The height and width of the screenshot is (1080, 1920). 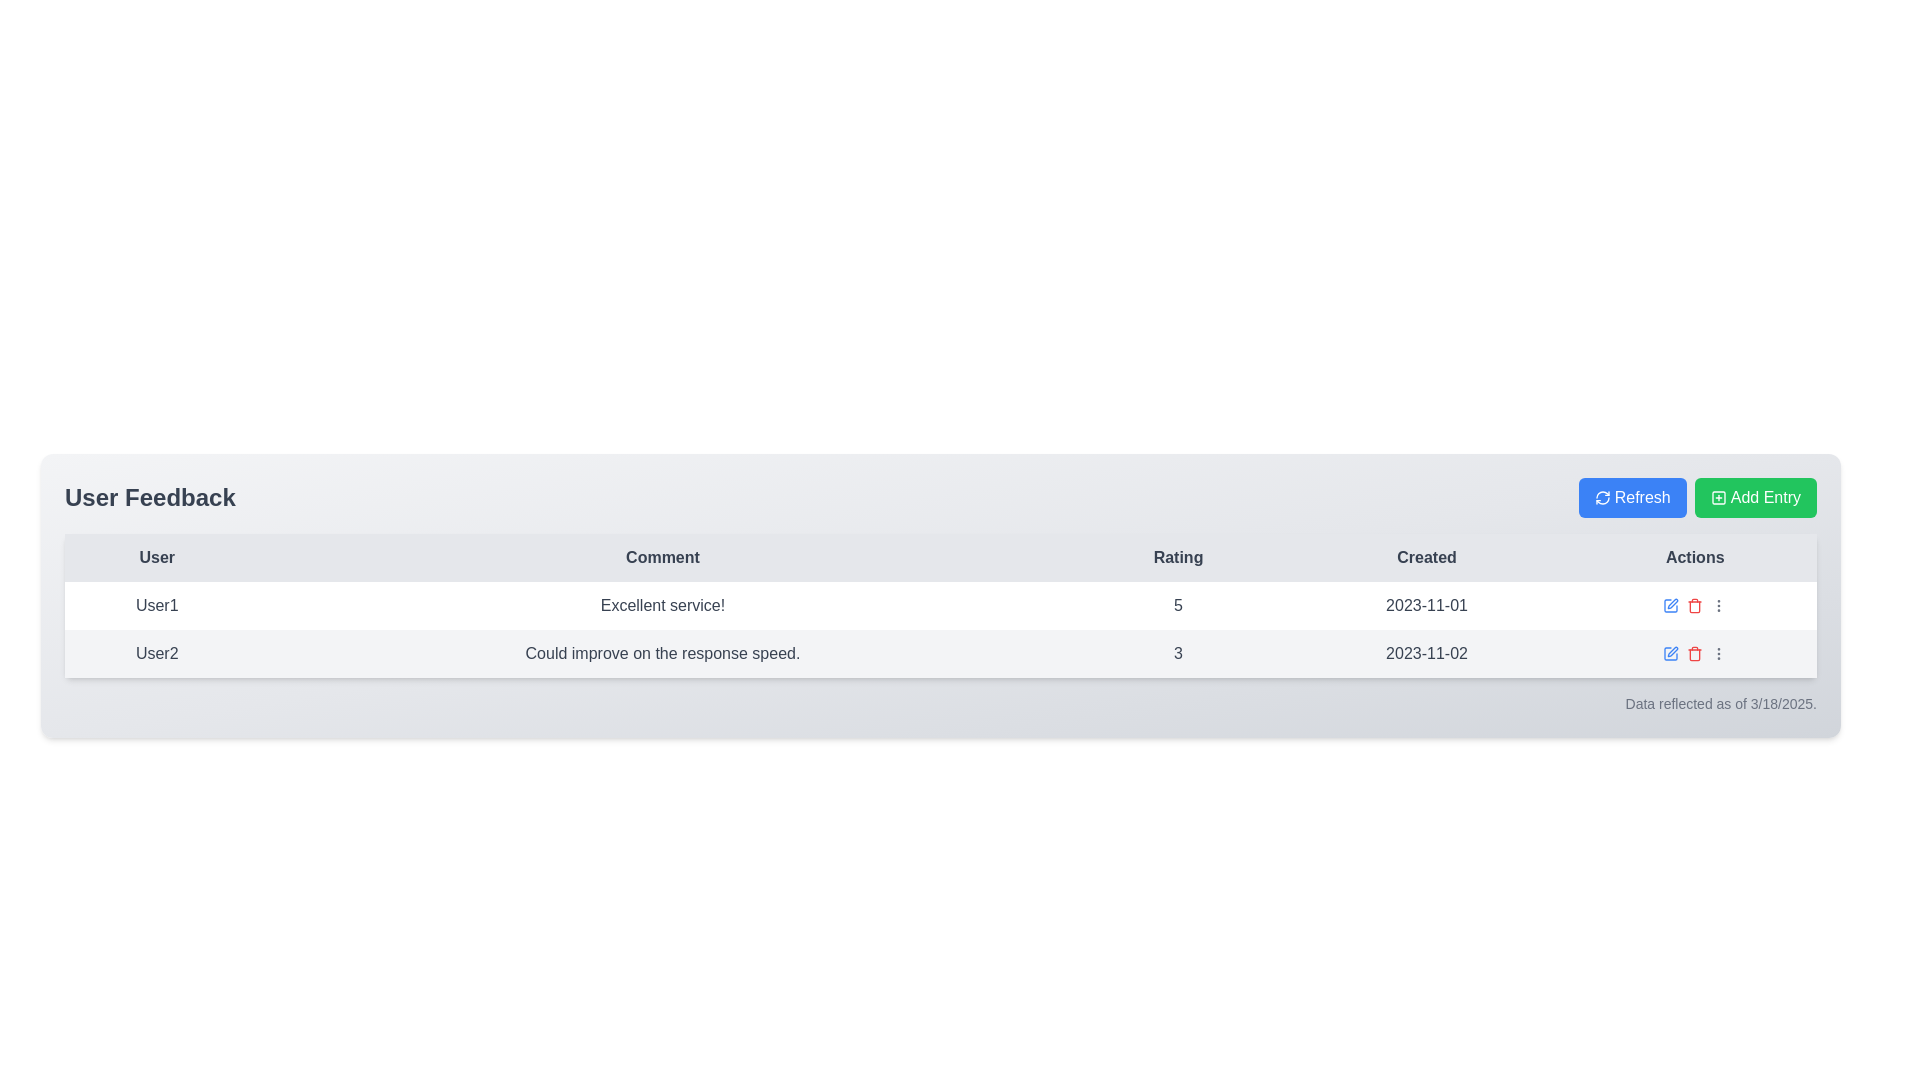 What do you see at coordinates (1632, 496) in the screenshot?
I see `the blue 'Refresh' button with rounded corners that displays a refresh icon and white text to observe the hover state change` at bounding box center [1632, 496].